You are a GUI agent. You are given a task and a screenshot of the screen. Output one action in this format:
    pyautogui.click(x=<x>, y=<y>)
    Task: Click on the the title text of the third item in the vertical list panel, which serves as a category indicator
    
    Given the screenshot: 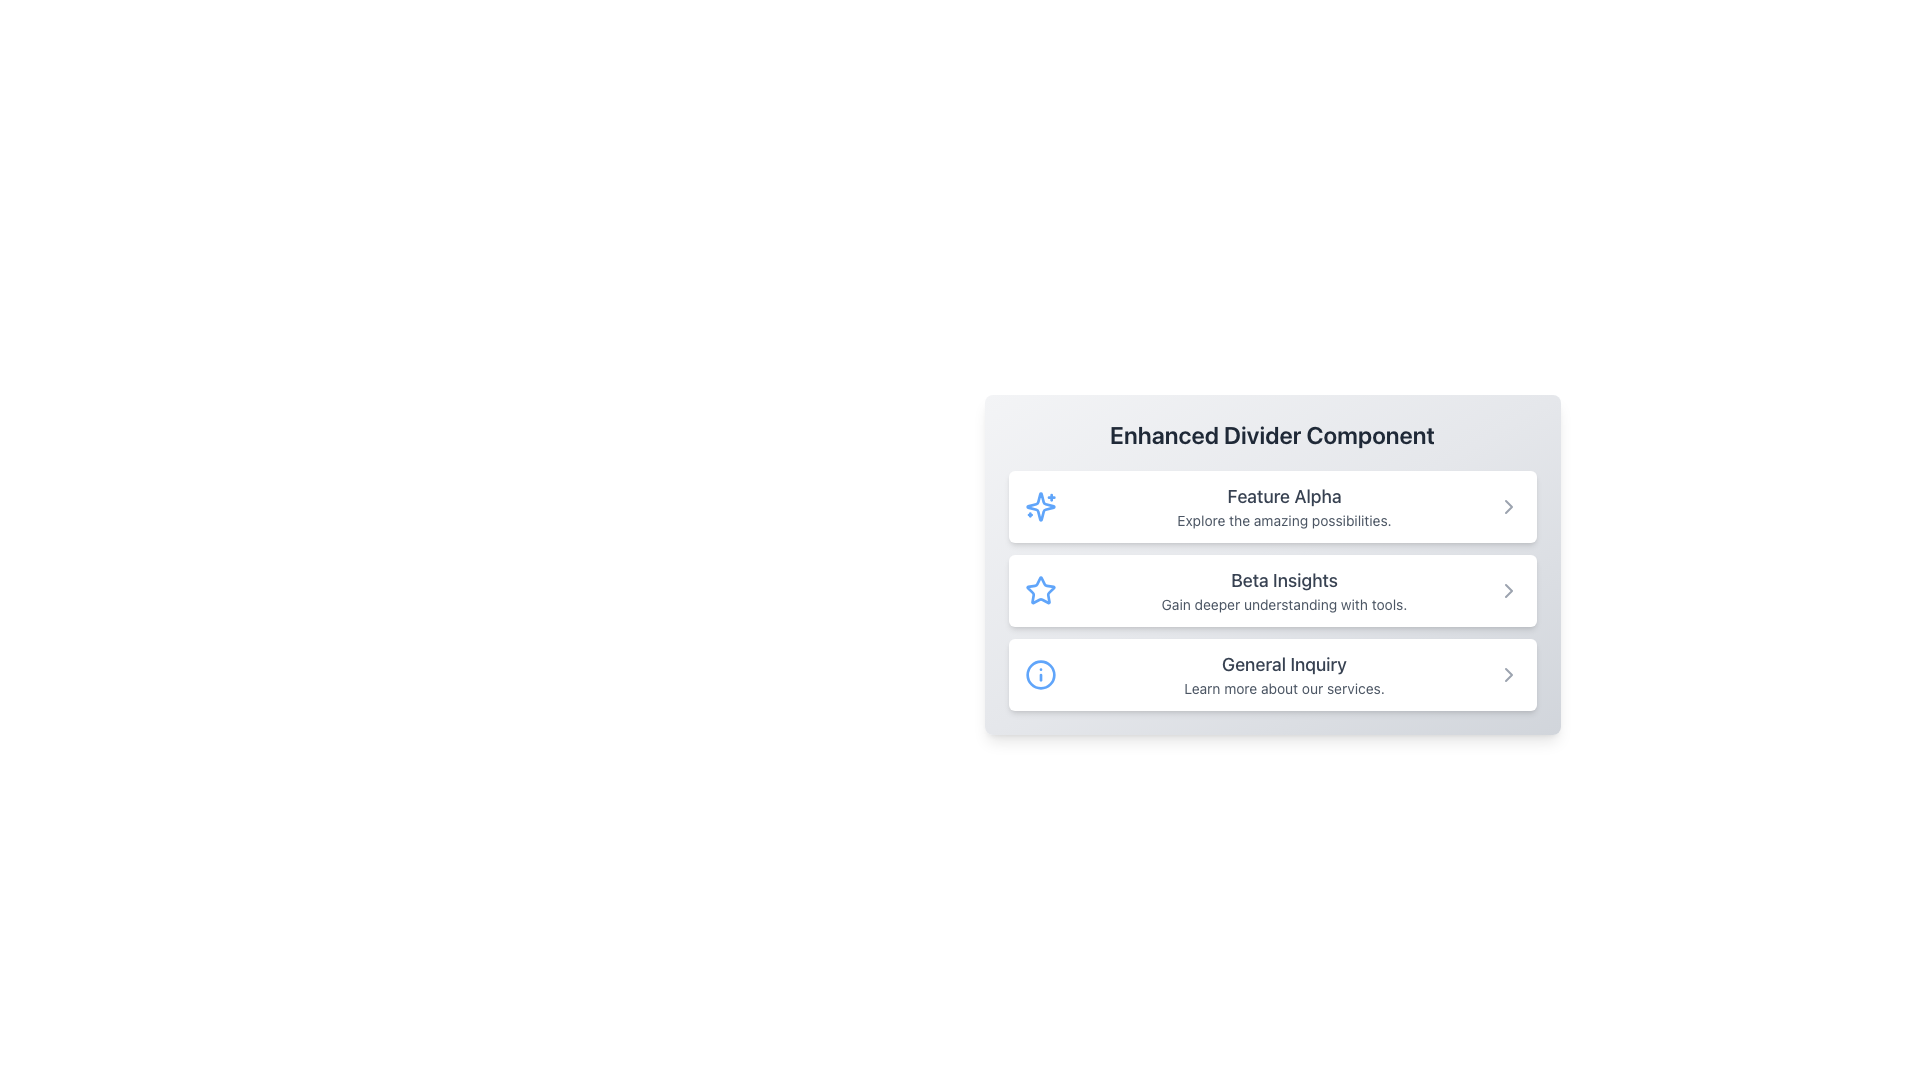 What is the action you would take?
    pyautogui.click(x=1284, y=664)
    